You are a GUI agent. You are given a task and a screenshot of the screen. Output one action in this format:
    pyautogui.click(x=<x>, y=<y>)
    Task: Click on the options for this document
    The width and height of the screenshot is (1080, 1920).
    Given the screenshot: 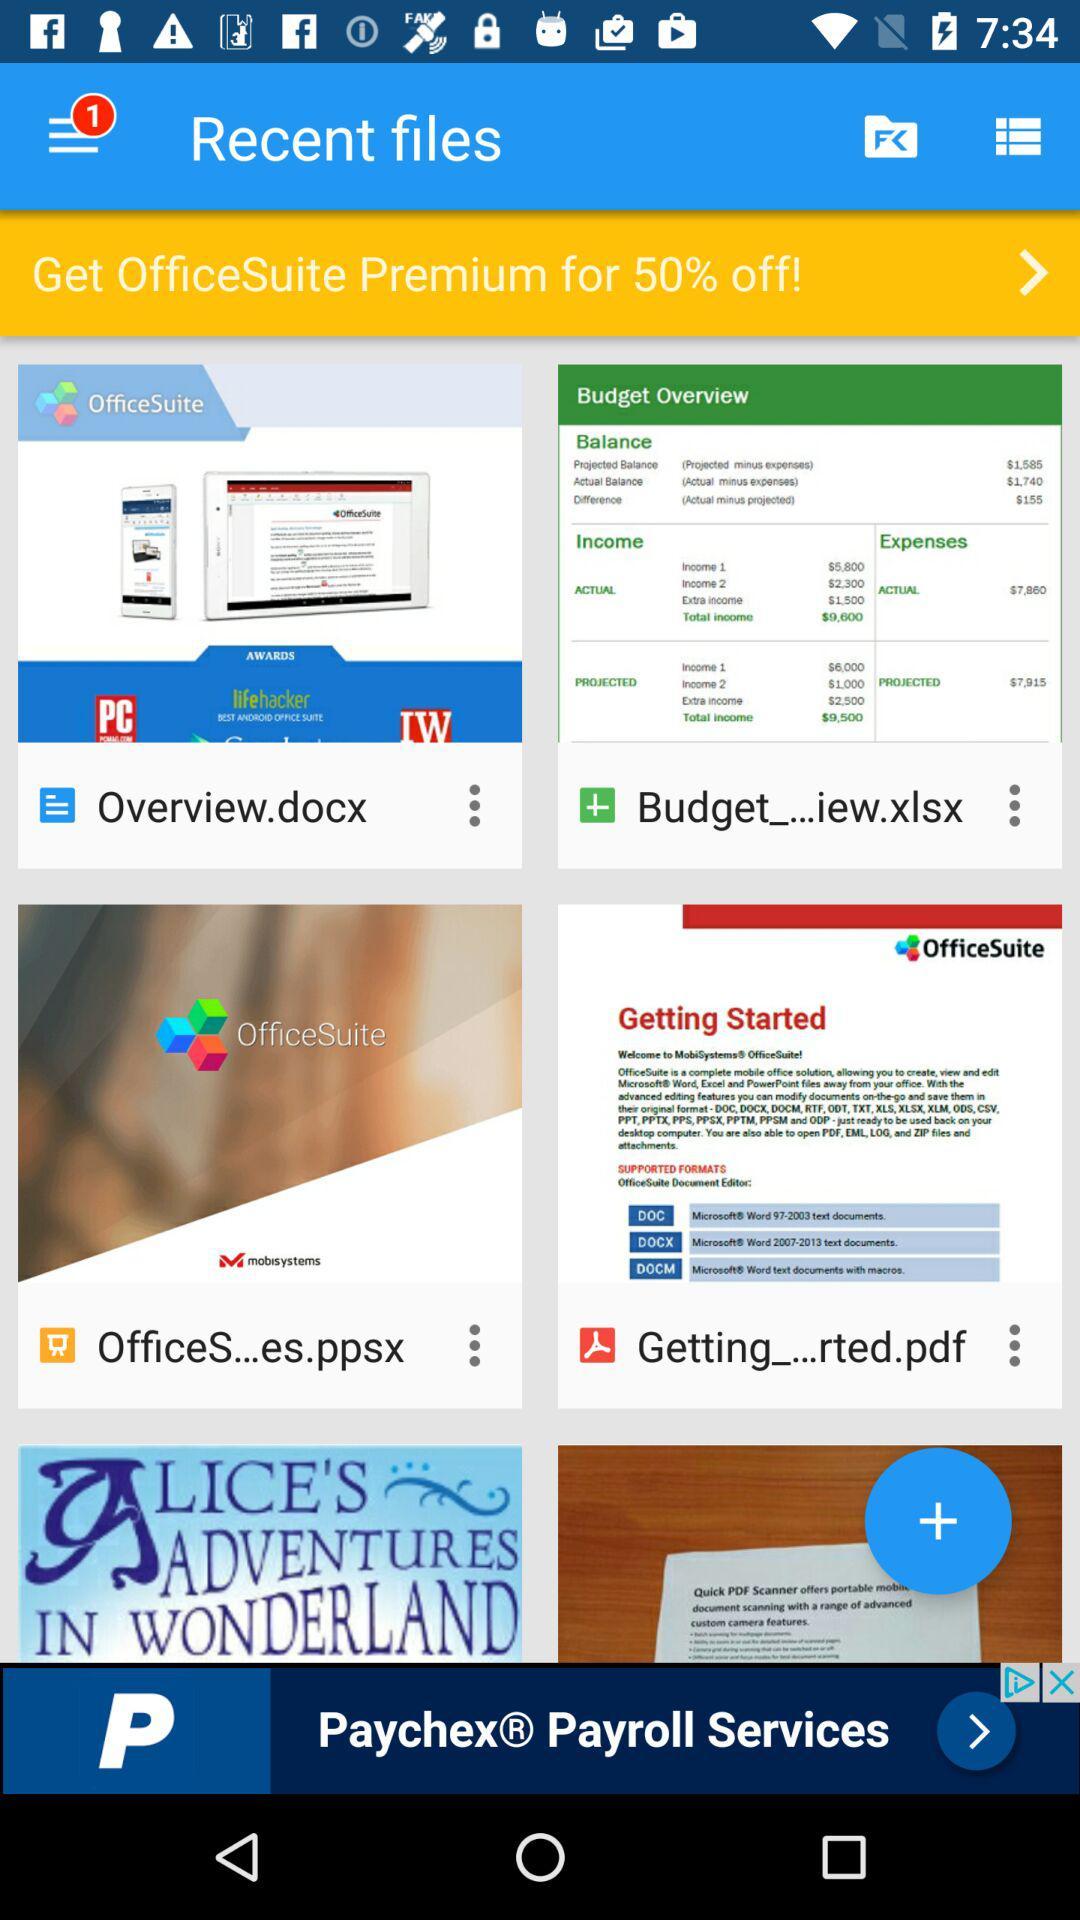 What is the action you would take?
    pyautogui.click(x=474, y=1345)
    